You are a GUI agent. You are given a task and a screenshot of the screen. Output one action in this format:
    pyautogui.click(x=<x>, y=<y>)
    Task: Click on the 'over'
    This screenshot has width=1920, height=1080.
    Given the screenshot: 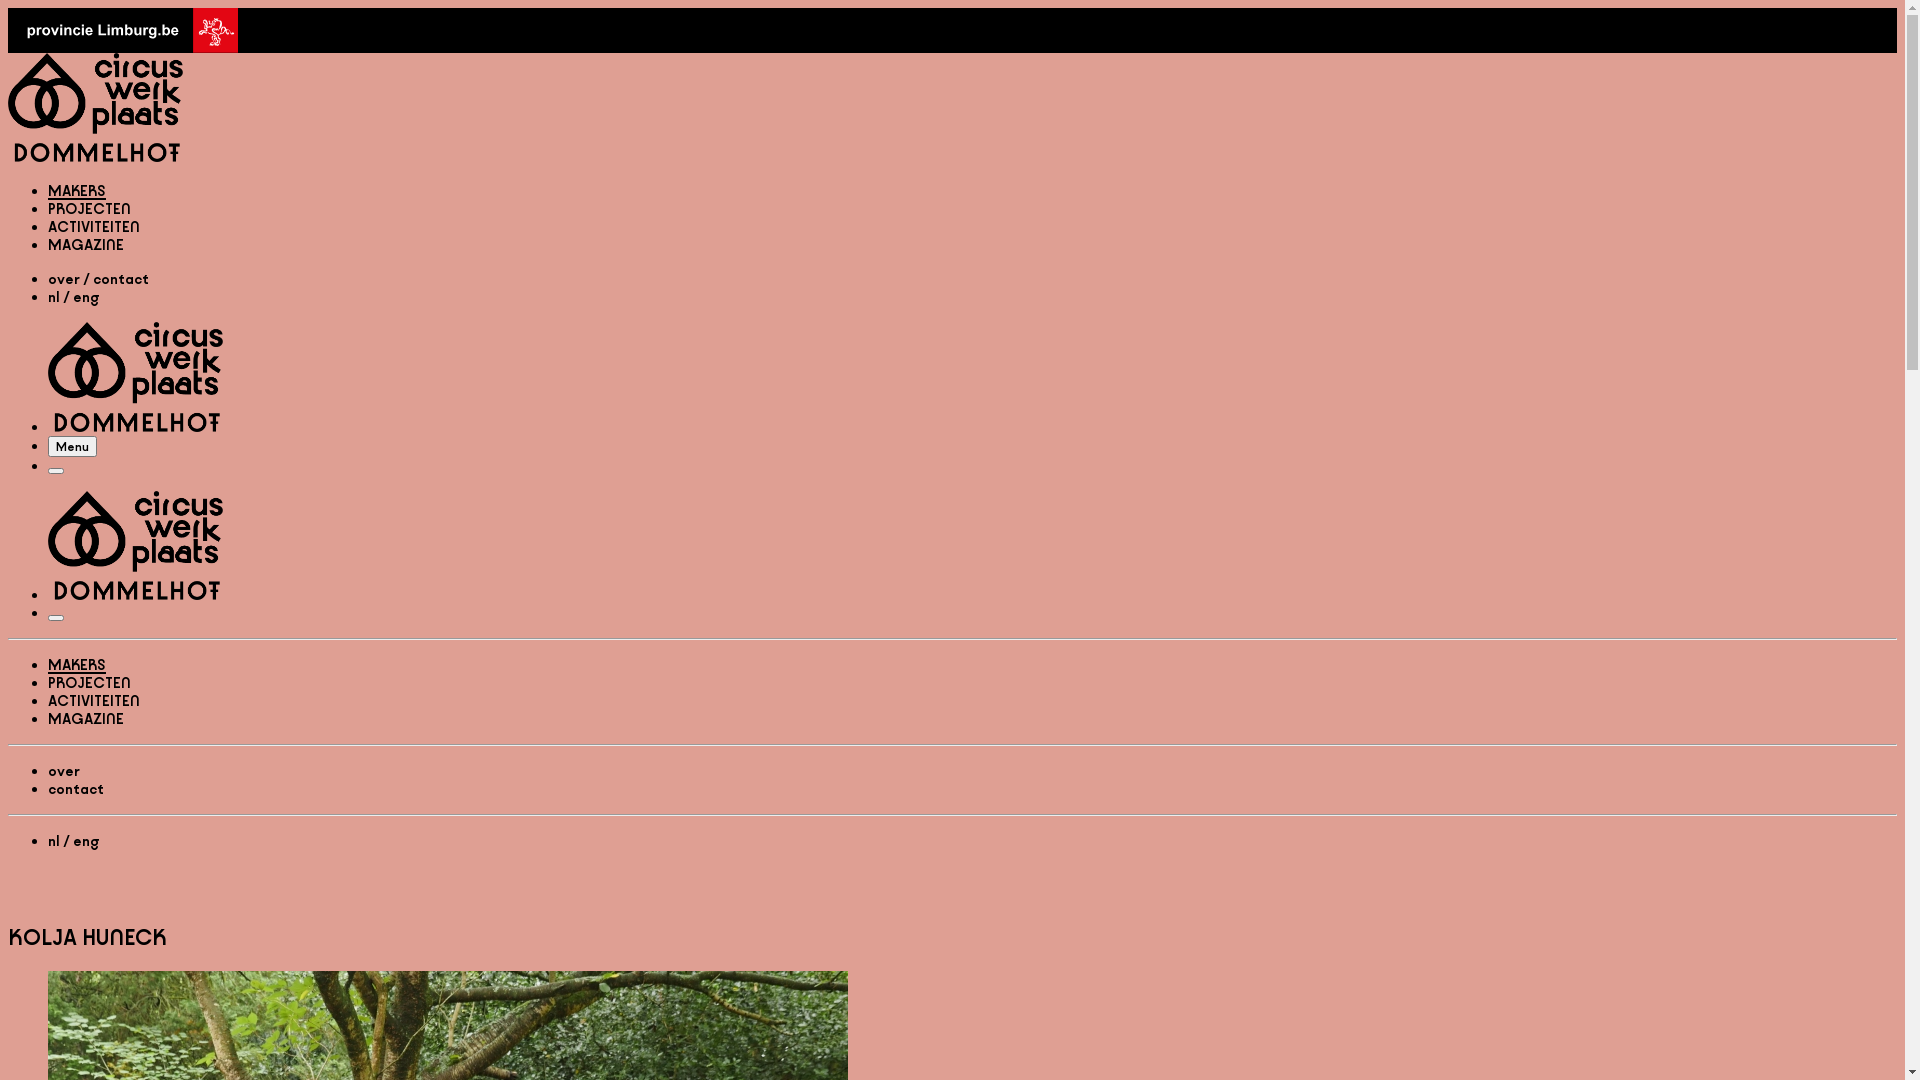 What is the action you would take?
    pyautogui.click(x=63, y=279)
    